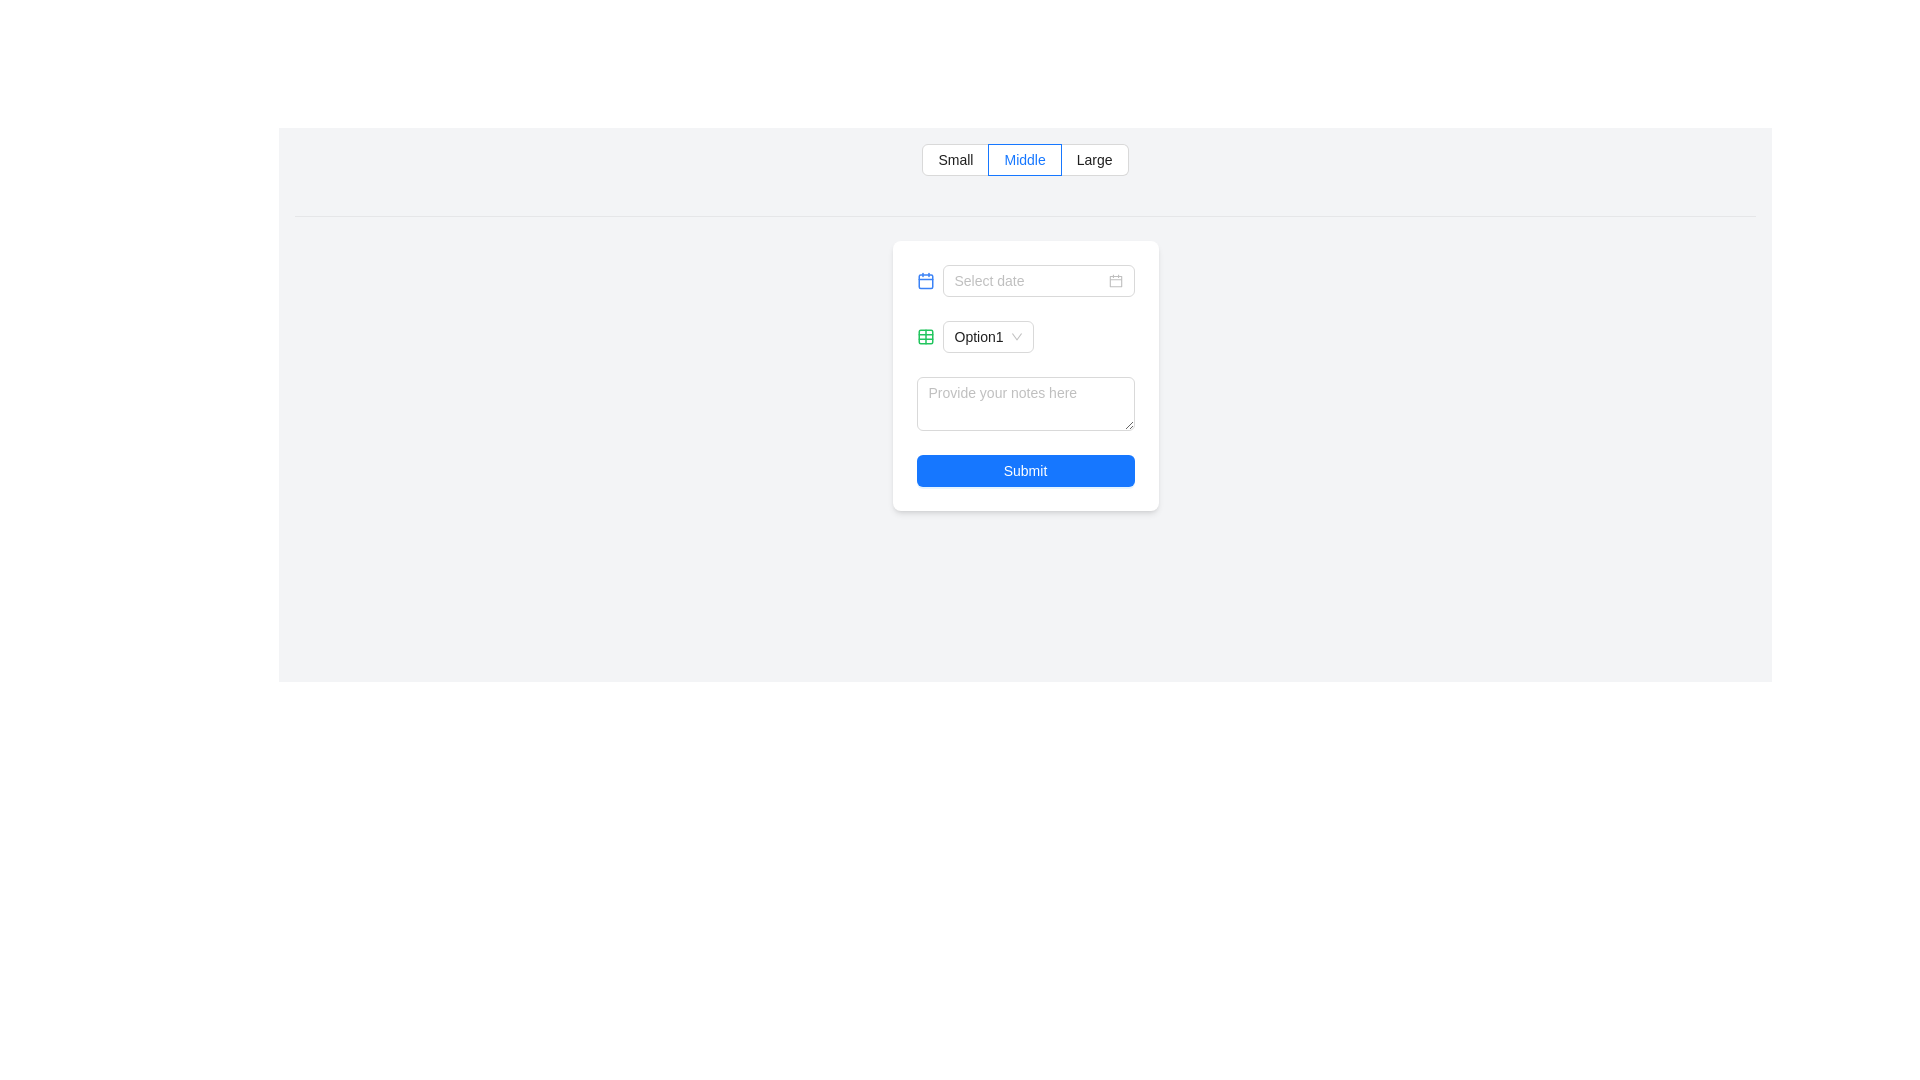 The image size is (1920, 1080). What do you see at coordinates (1025, 404) in the screenshot?
I see `the text input field for notes, which is located below the 'Option1' dropdown and above the 'Submit' button, to focus and type` at bounding box center [1025, 404].